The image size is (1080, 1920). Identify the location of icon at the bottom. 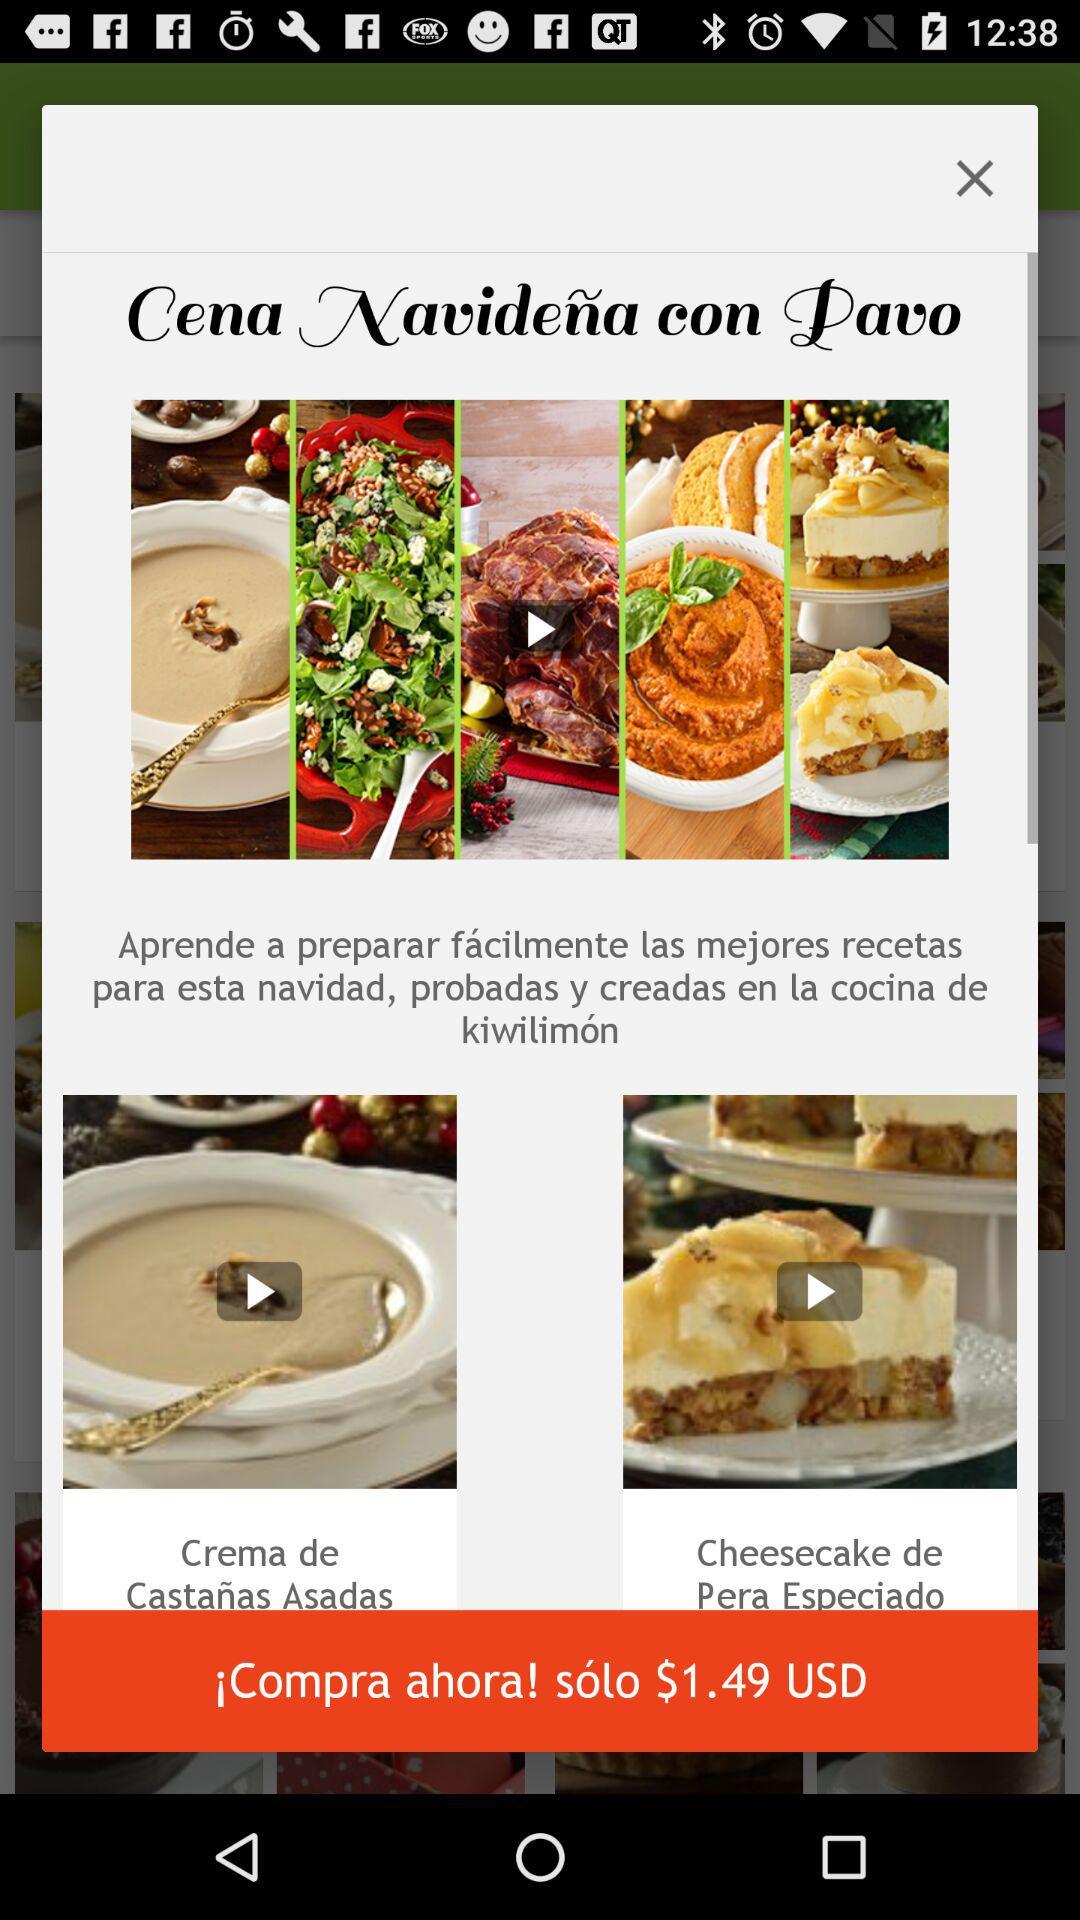
(540, 1680).